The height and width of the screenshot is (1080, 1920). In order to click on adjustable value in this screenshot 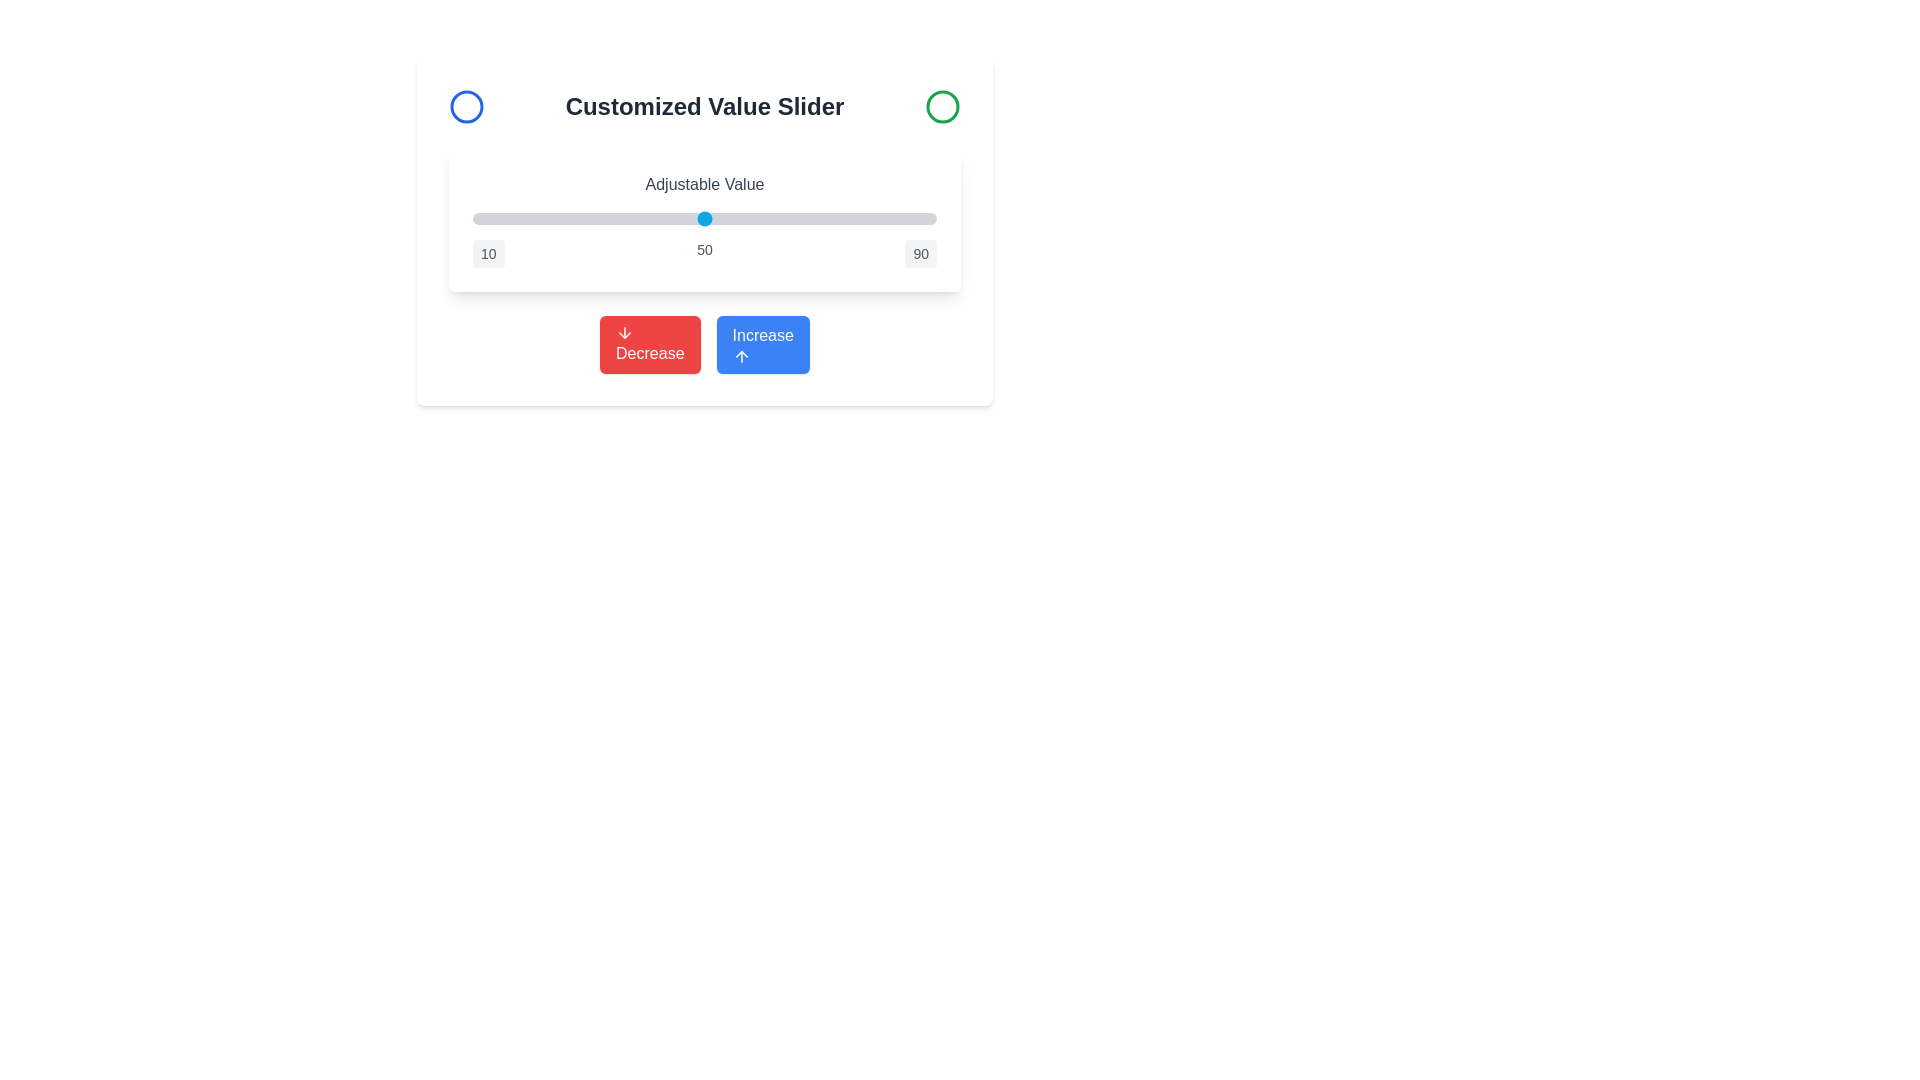, I will do `click(699, 219)`.